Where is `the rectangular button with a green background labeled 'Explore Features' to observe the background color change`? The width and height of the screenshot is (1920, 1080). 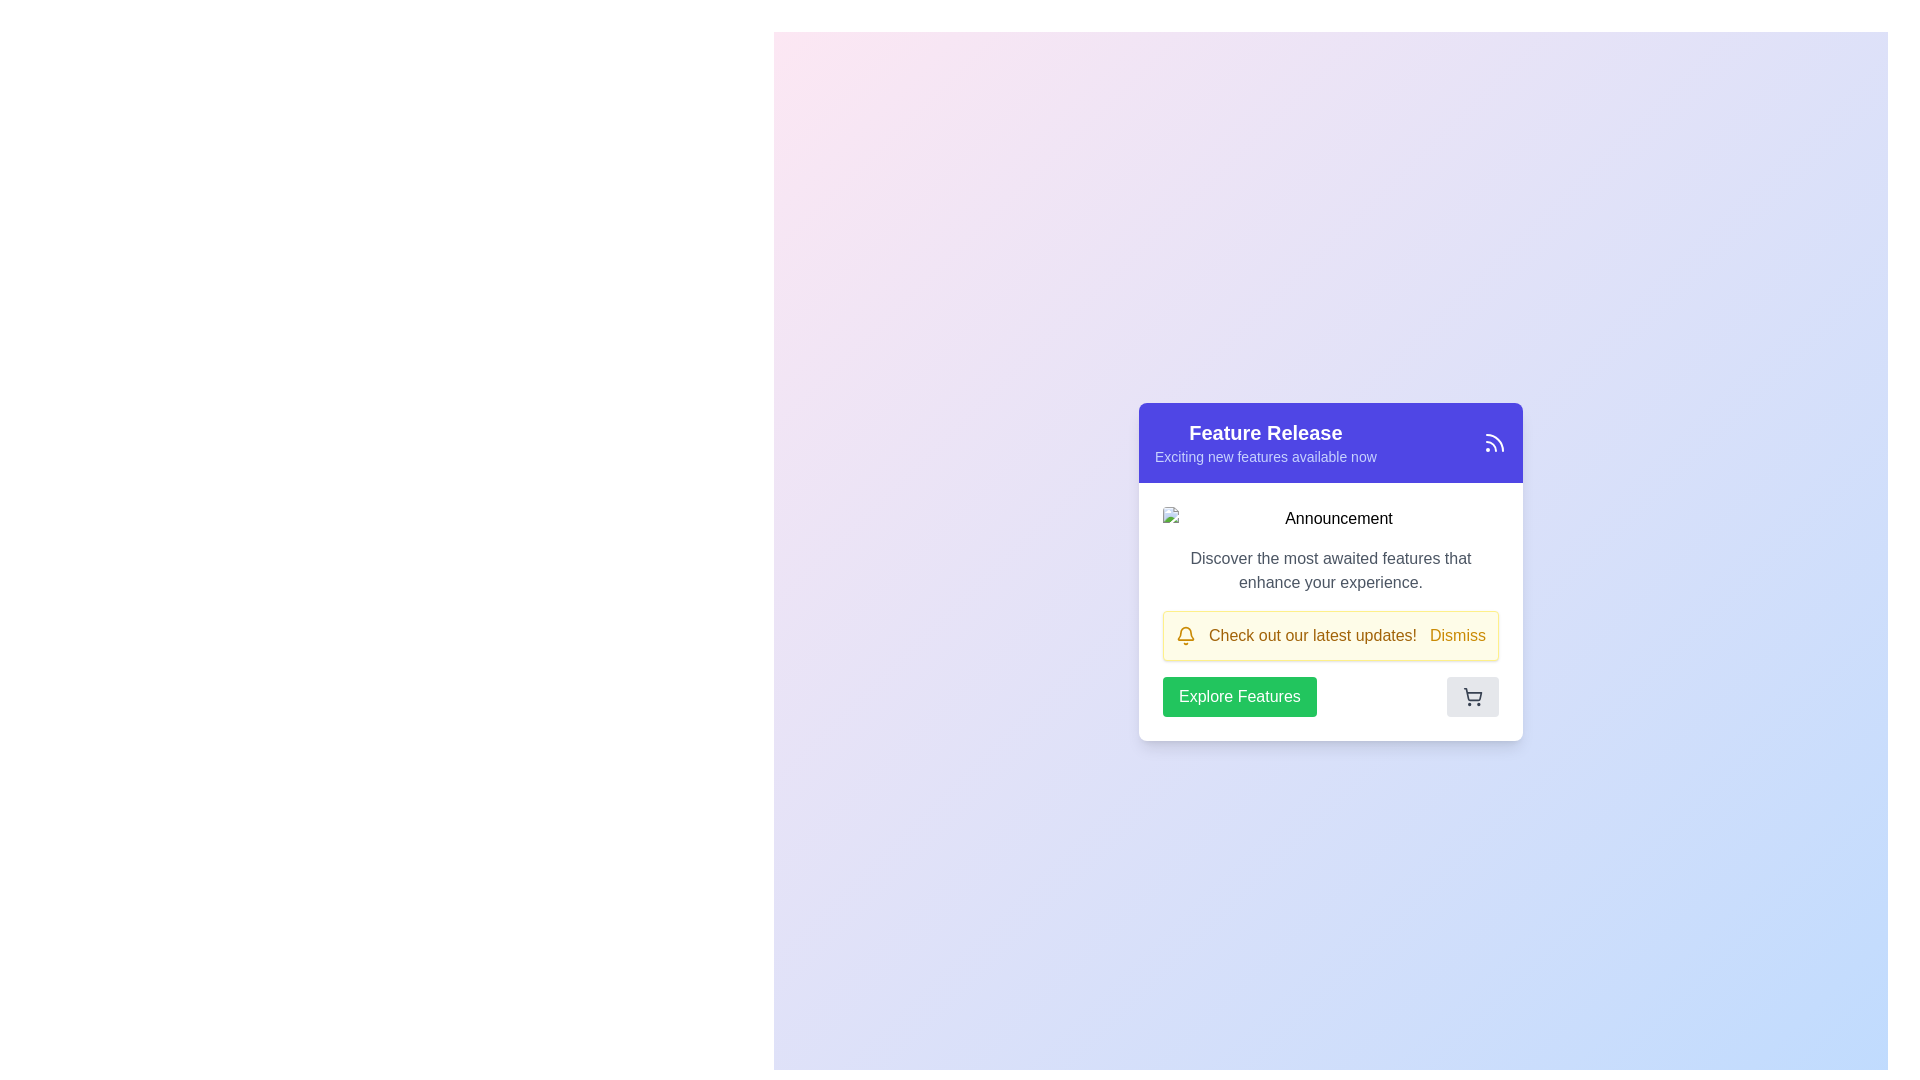 the rectangular button with a green background labeled 'Explore Features' to observe the background color change is located at coordinates (1238, 696).